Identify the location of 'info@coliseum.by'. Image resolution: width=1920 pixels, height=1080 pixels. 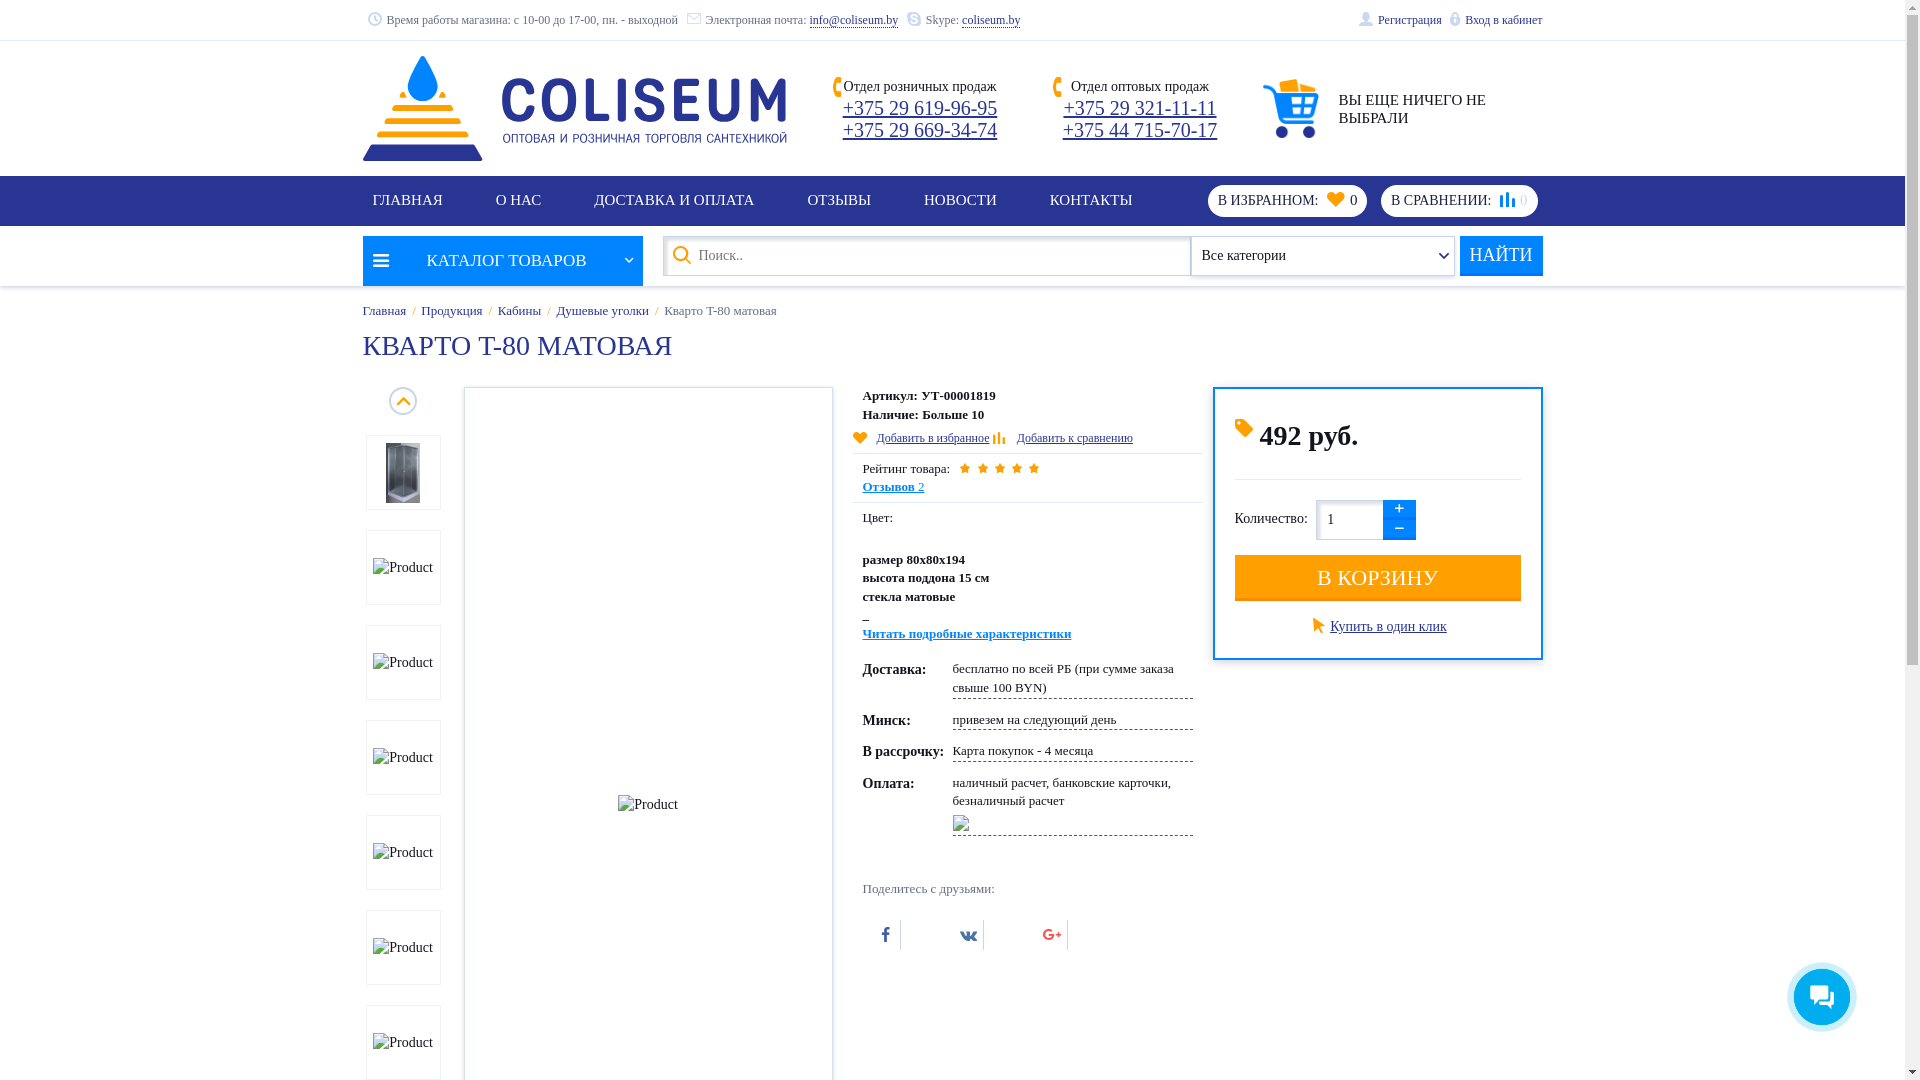
(854, 20).